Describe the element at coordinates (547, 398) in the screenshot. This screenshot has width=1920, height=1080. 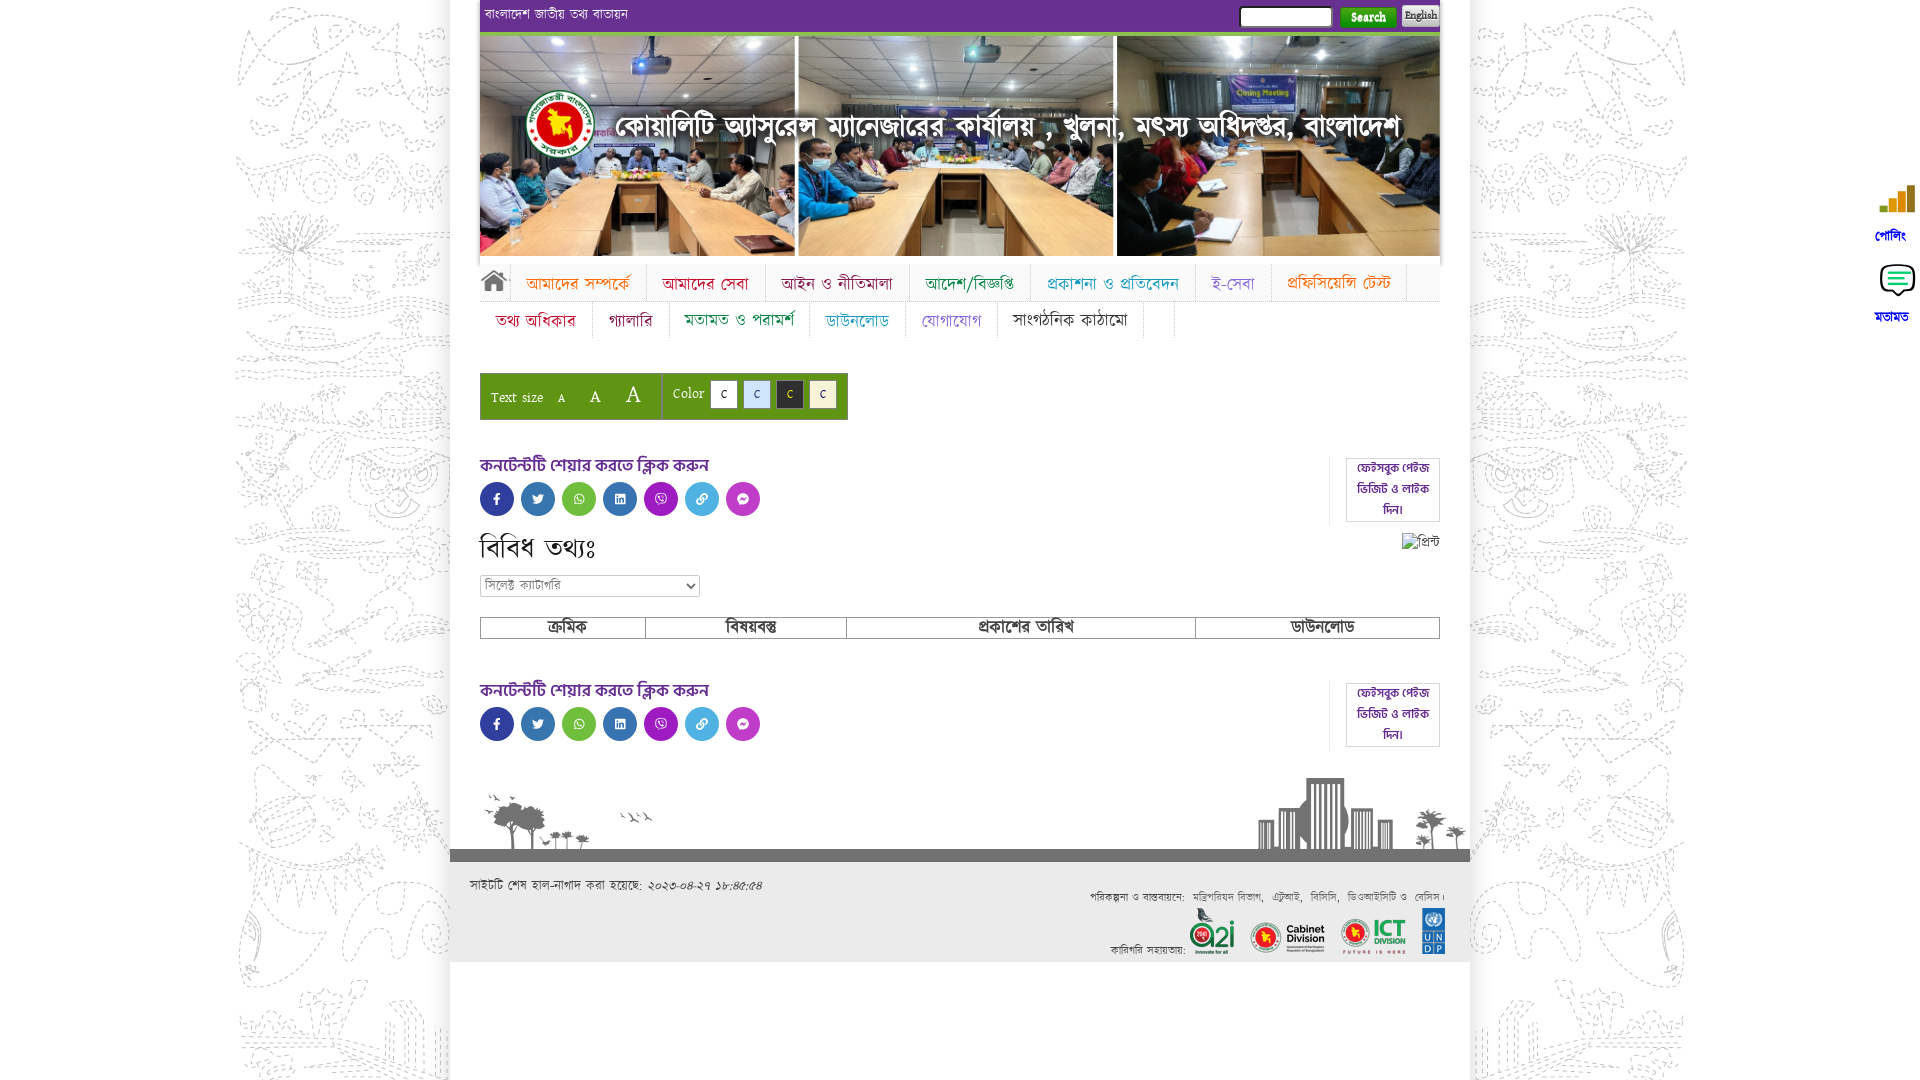
I see `'A'` at that location.